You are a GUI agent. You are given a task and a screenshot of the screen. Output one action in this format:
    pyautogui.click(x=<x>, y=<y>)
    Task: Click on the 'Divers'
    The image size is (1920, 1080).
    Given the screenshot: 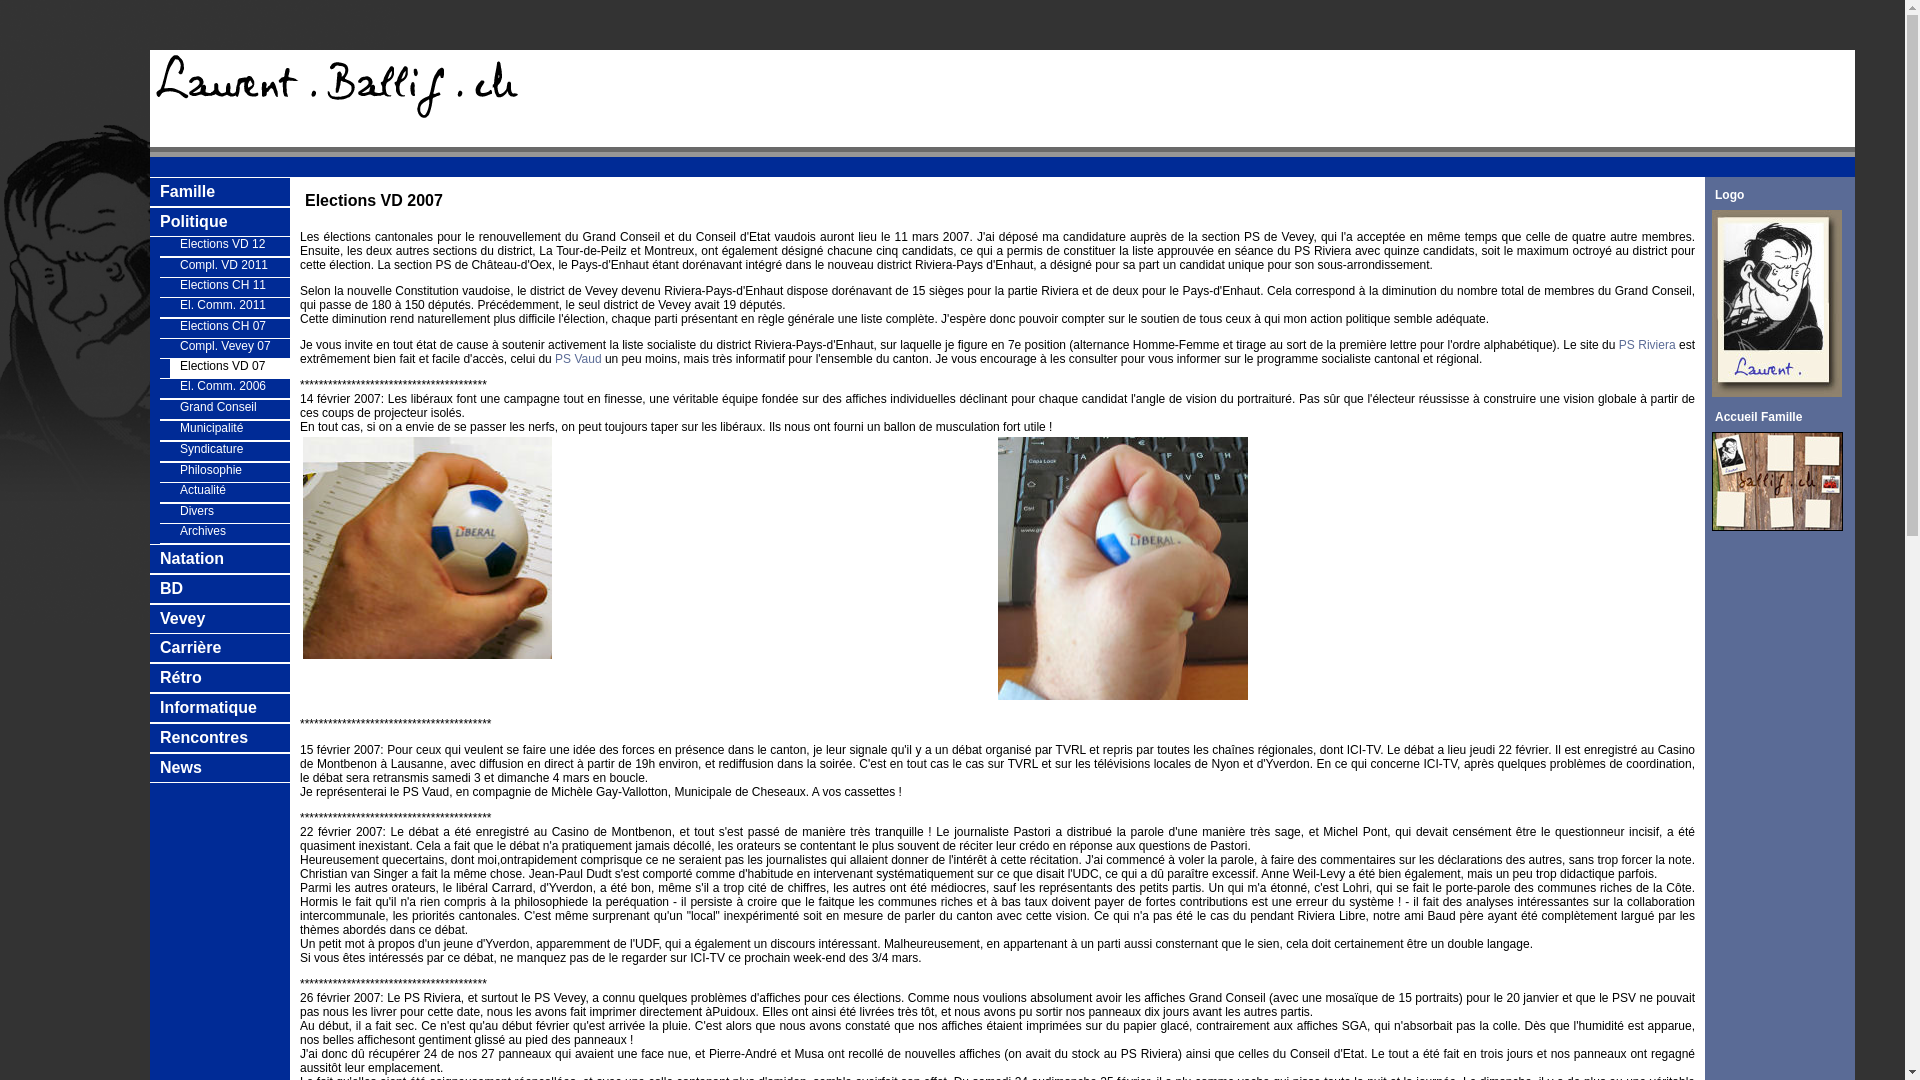 What is the action you would take?
    pyautogui.click(x=230, y=512)
    